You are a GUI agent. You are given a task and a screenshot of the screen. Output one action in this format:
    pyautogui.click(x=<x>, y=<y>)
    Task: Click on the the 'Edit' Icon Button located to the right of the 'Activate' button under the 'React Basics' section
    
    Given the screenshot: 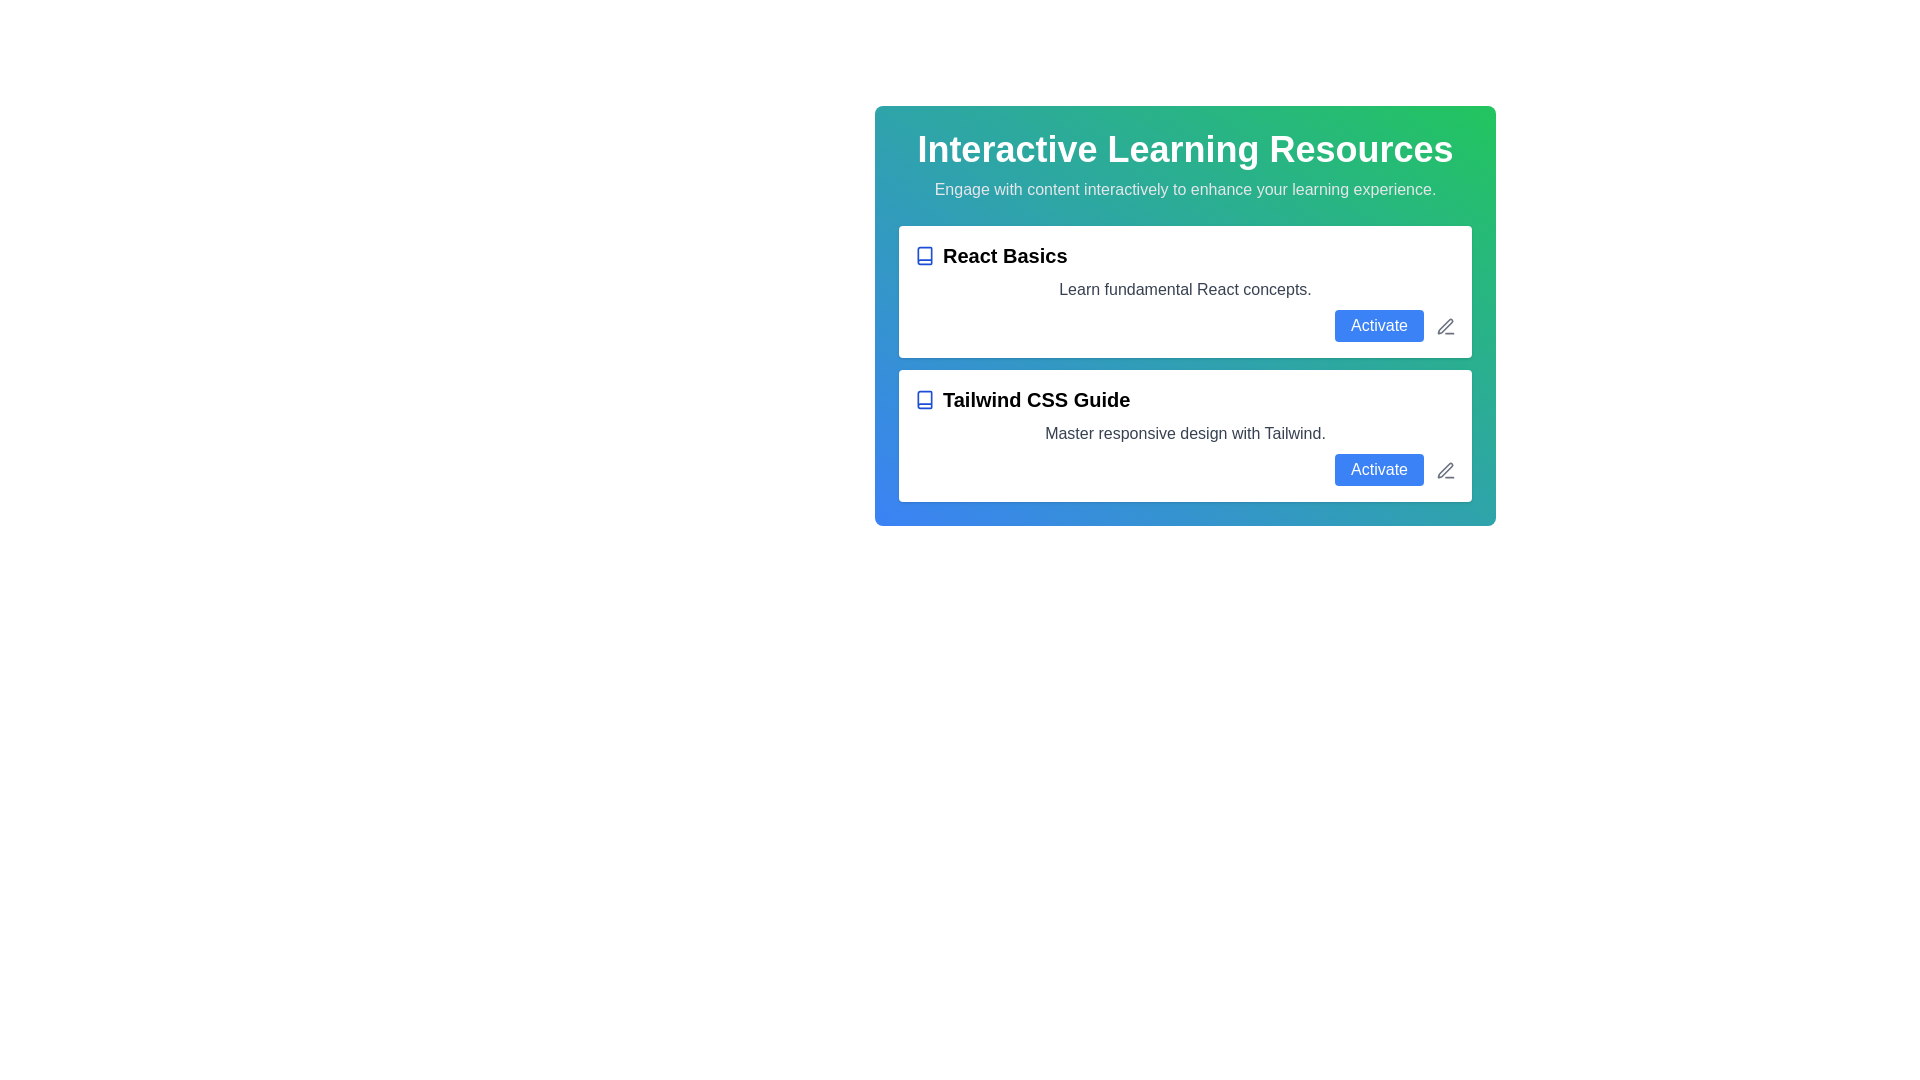 What is the action you would take?
    pyautogui.click(x=1445, y=325)
    